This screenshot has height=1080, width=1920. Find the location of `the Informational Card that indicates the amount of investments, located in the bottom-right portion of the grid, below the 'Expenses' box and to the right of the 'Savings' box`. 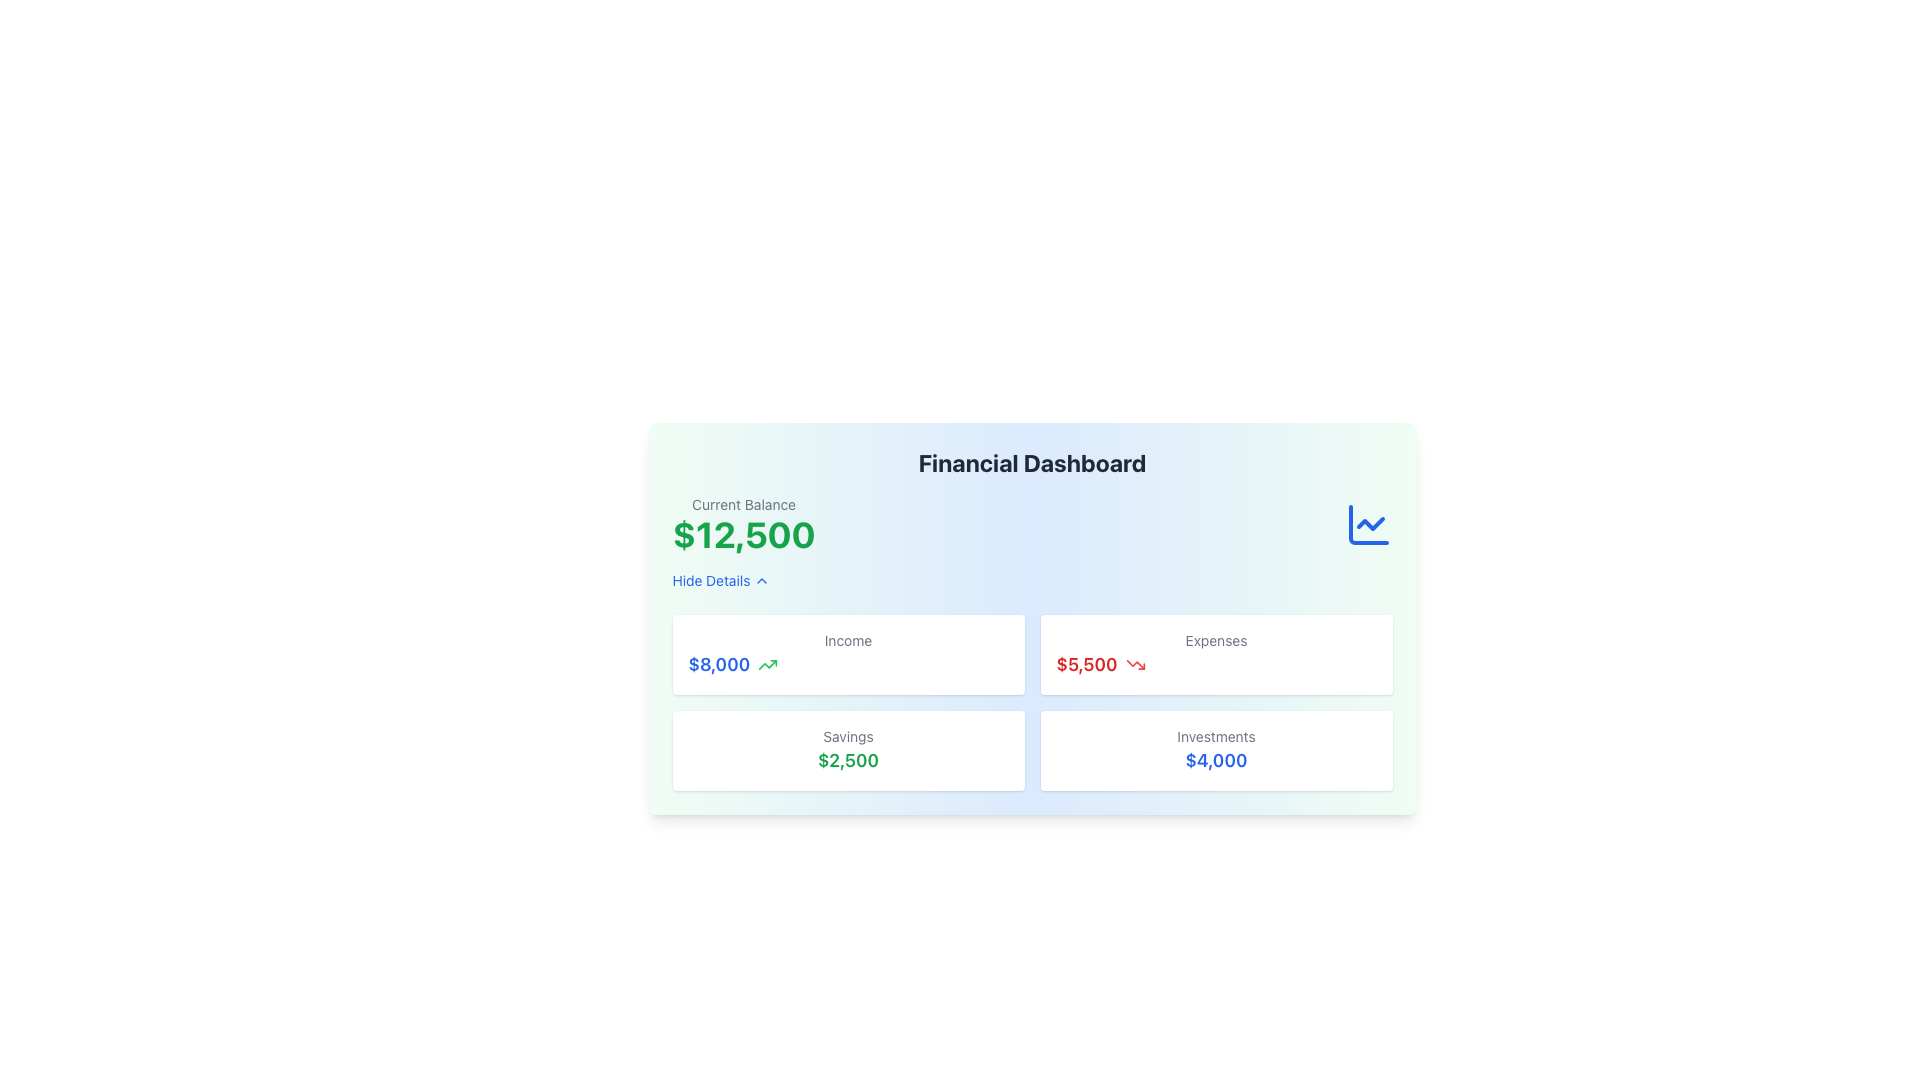

the Informational Card that indicates the amount of investments, located in the bottom-right portion of the grid, below the 'Expenses' box and to the right of the 'Savings' box is located at coordinates (1215, 751).